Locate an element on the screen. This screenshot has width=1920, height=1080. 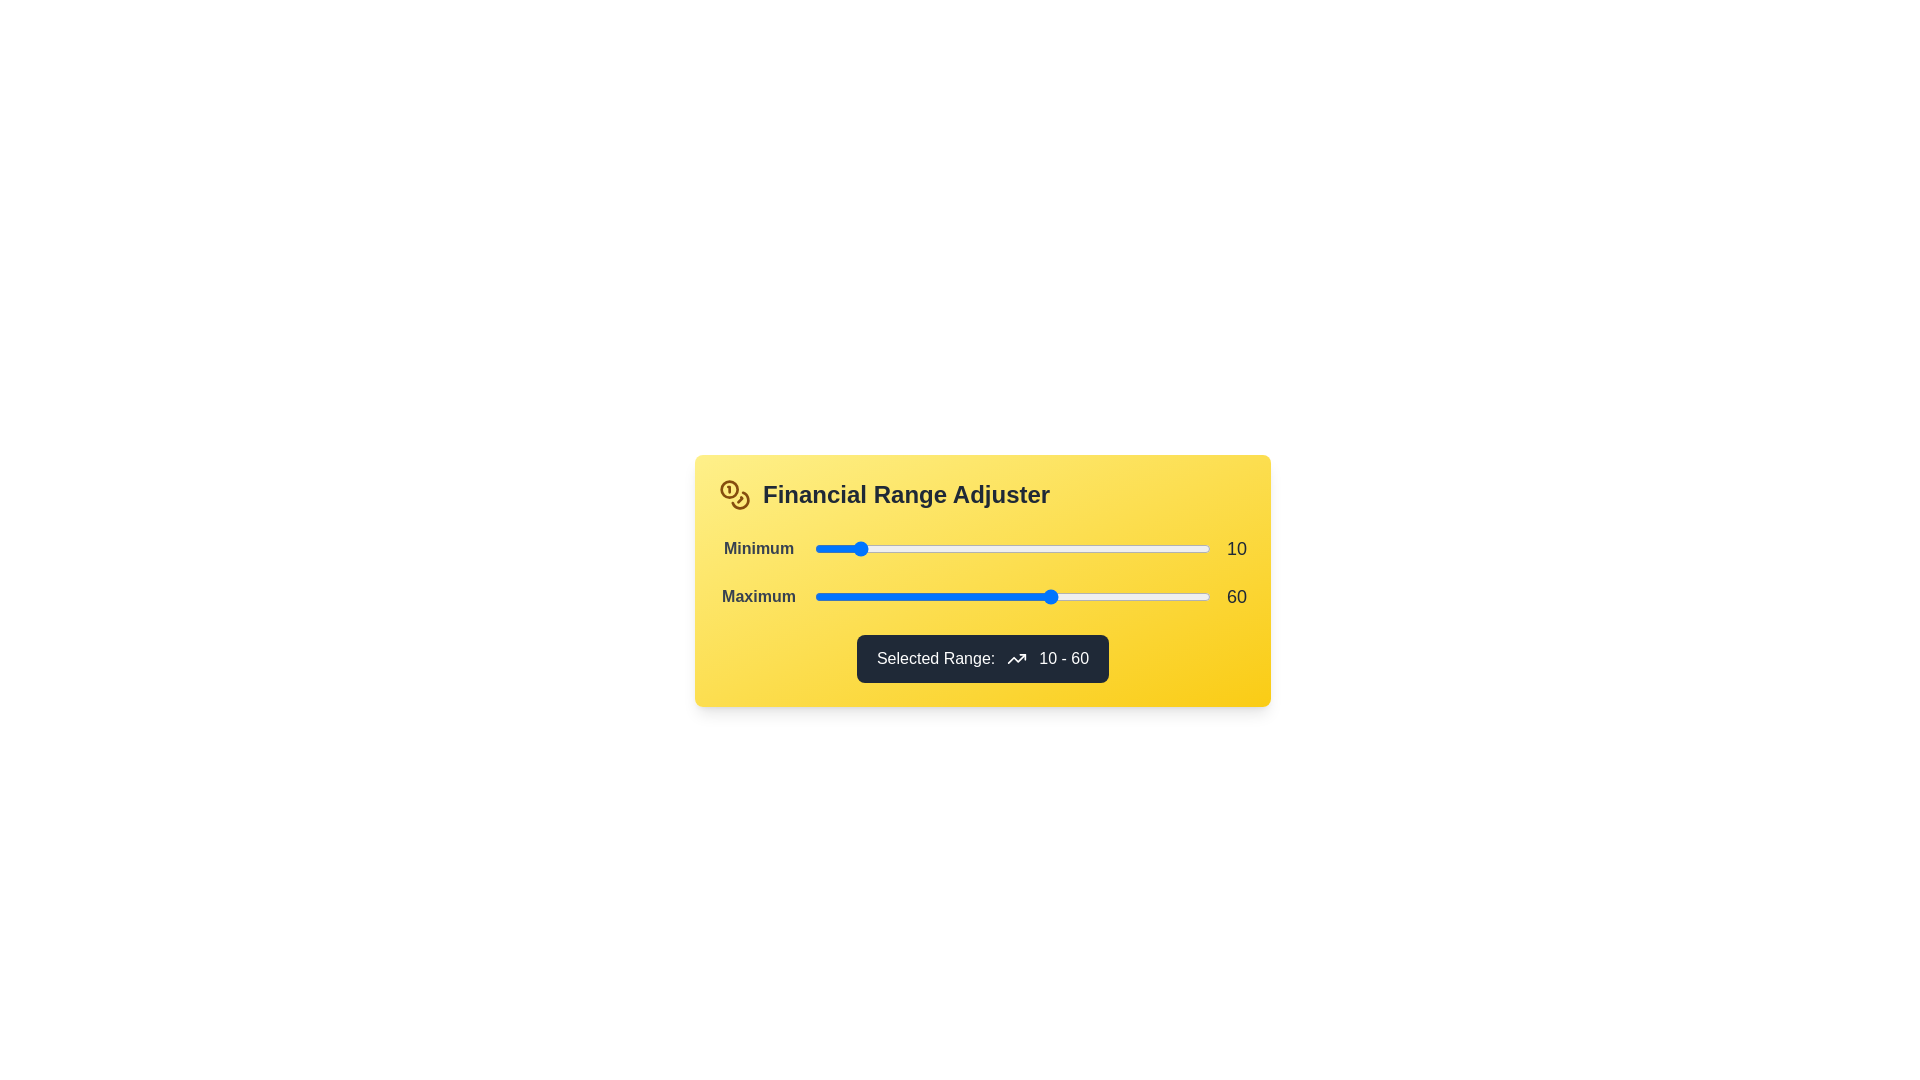
the 'Maximum' range slider to 13 is located at coordinates (866, 596).